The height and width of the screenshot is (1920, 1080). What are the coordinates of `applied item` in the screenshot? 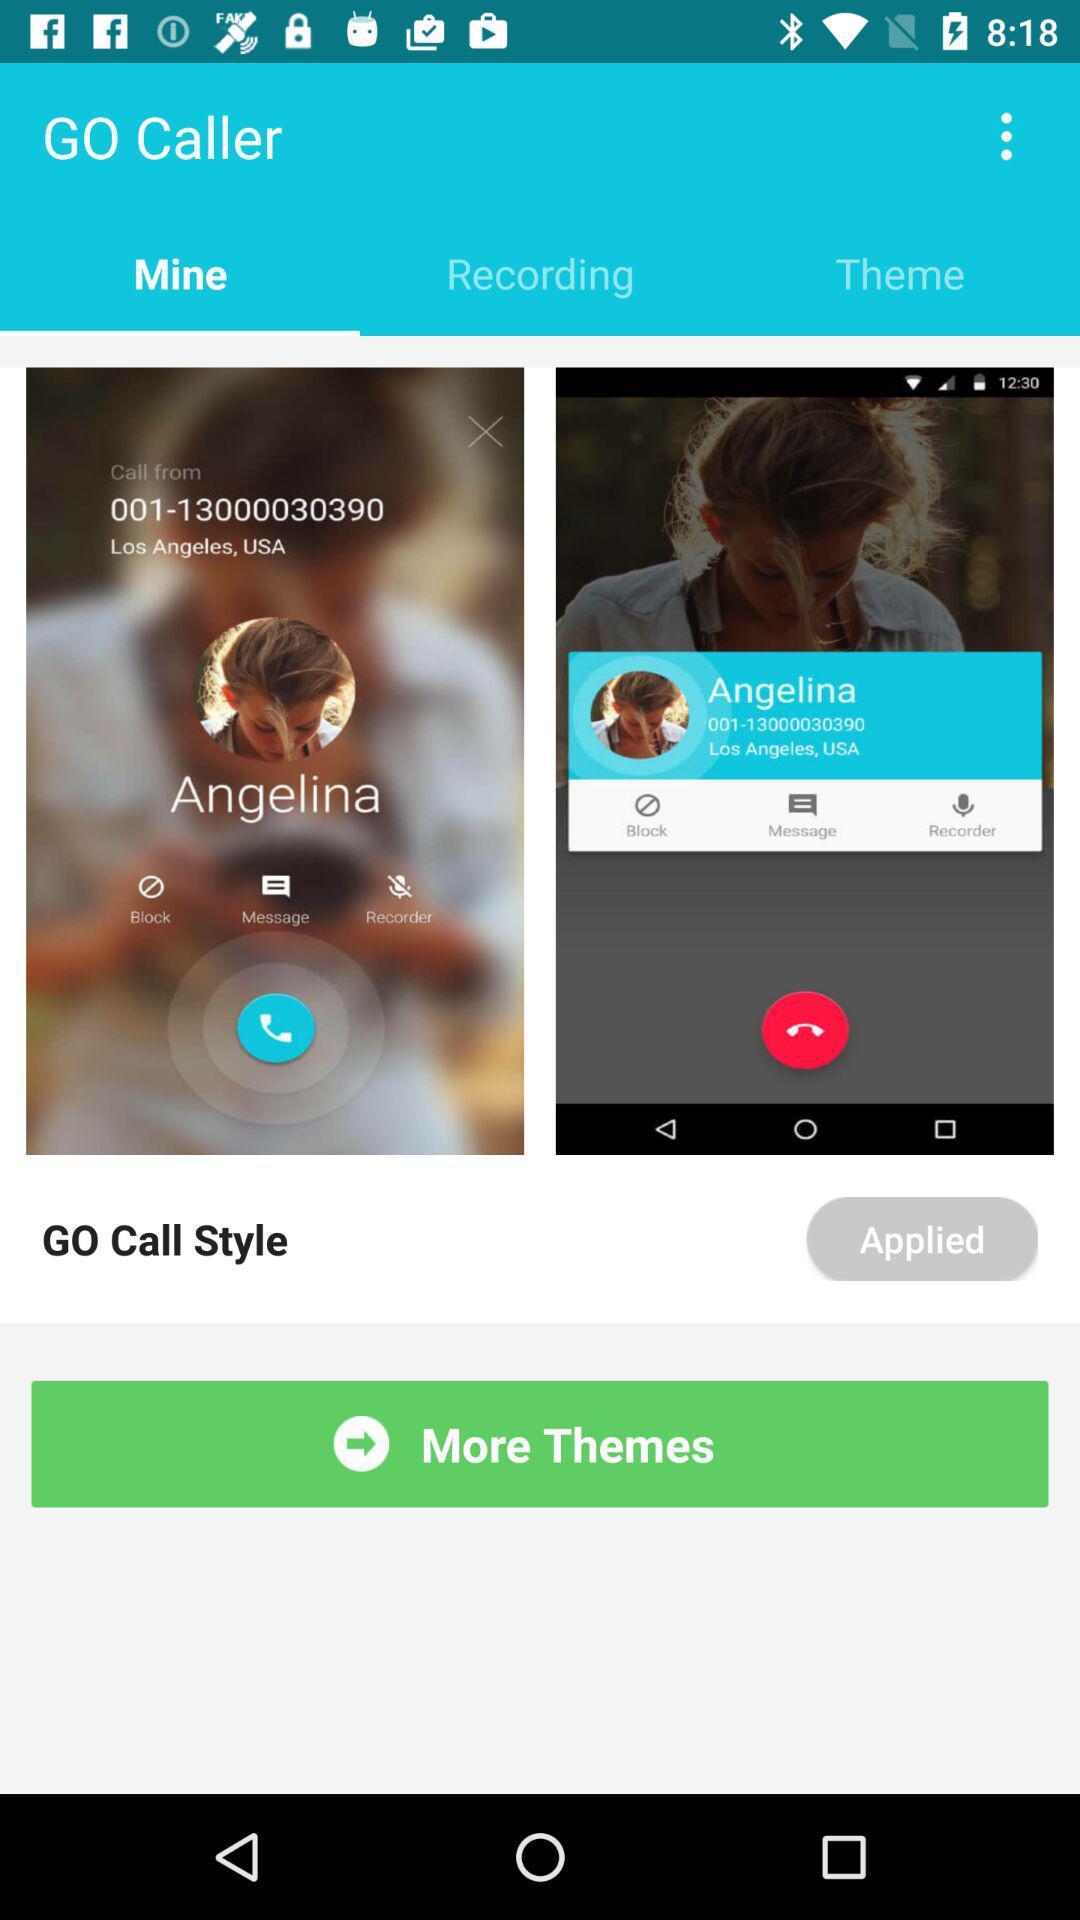 It's located at (922, 1237).